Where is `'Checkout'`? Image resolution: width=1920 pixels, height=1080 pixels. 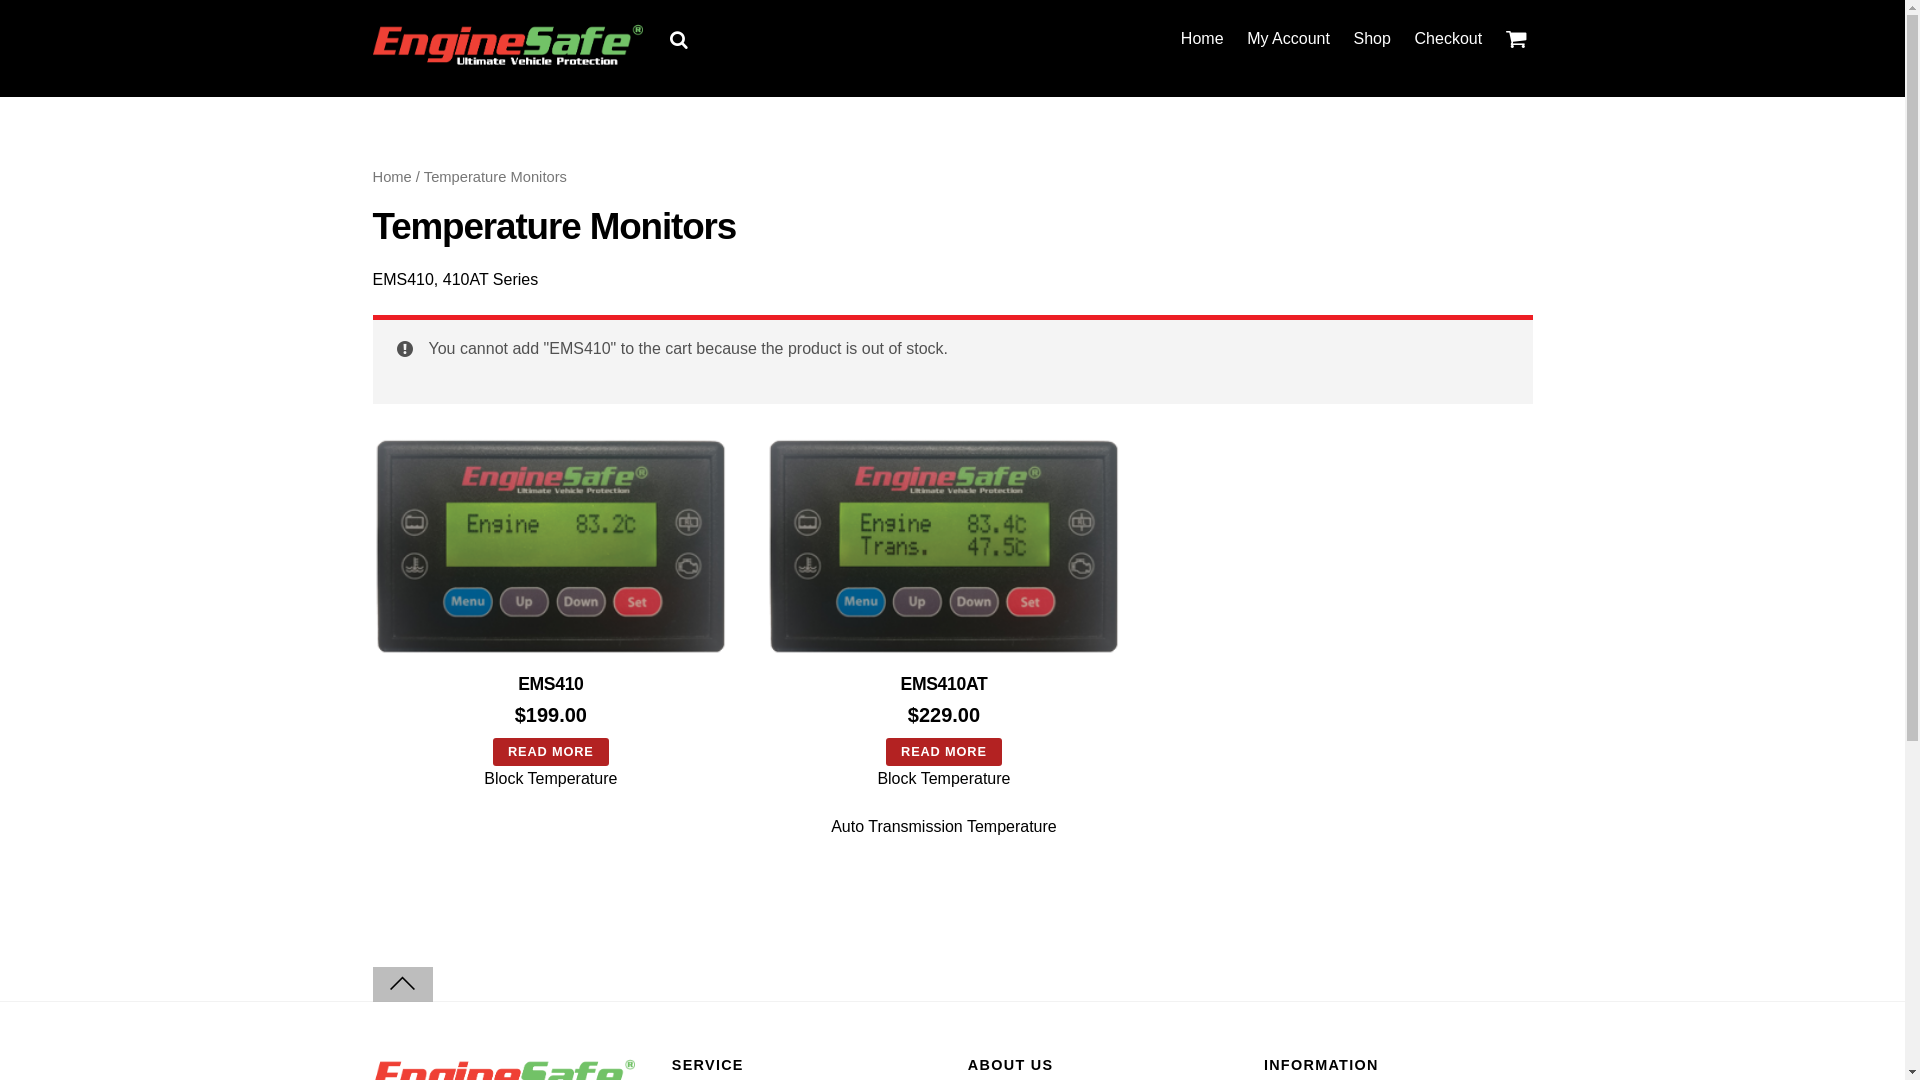 'Checkout' is located at coordinates (1448, 38).